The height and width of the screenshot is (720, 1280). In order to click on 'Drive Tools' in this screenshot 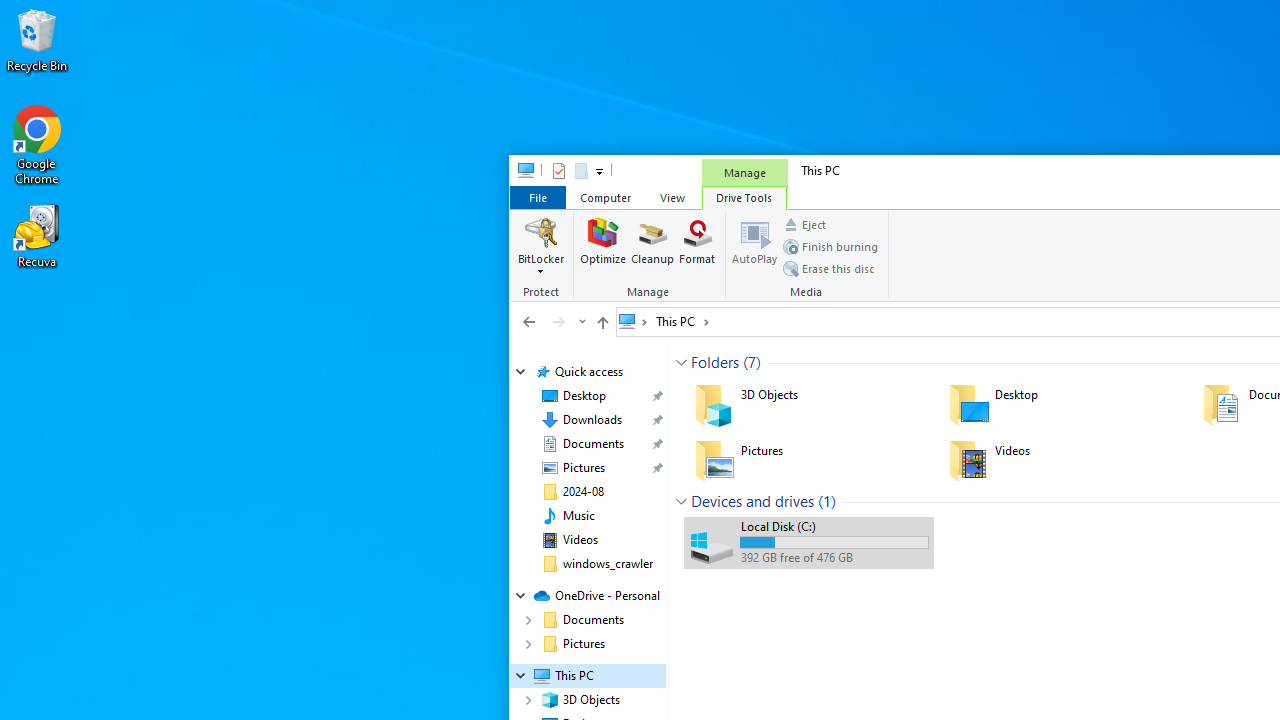, I will do `click(743, 197)`.